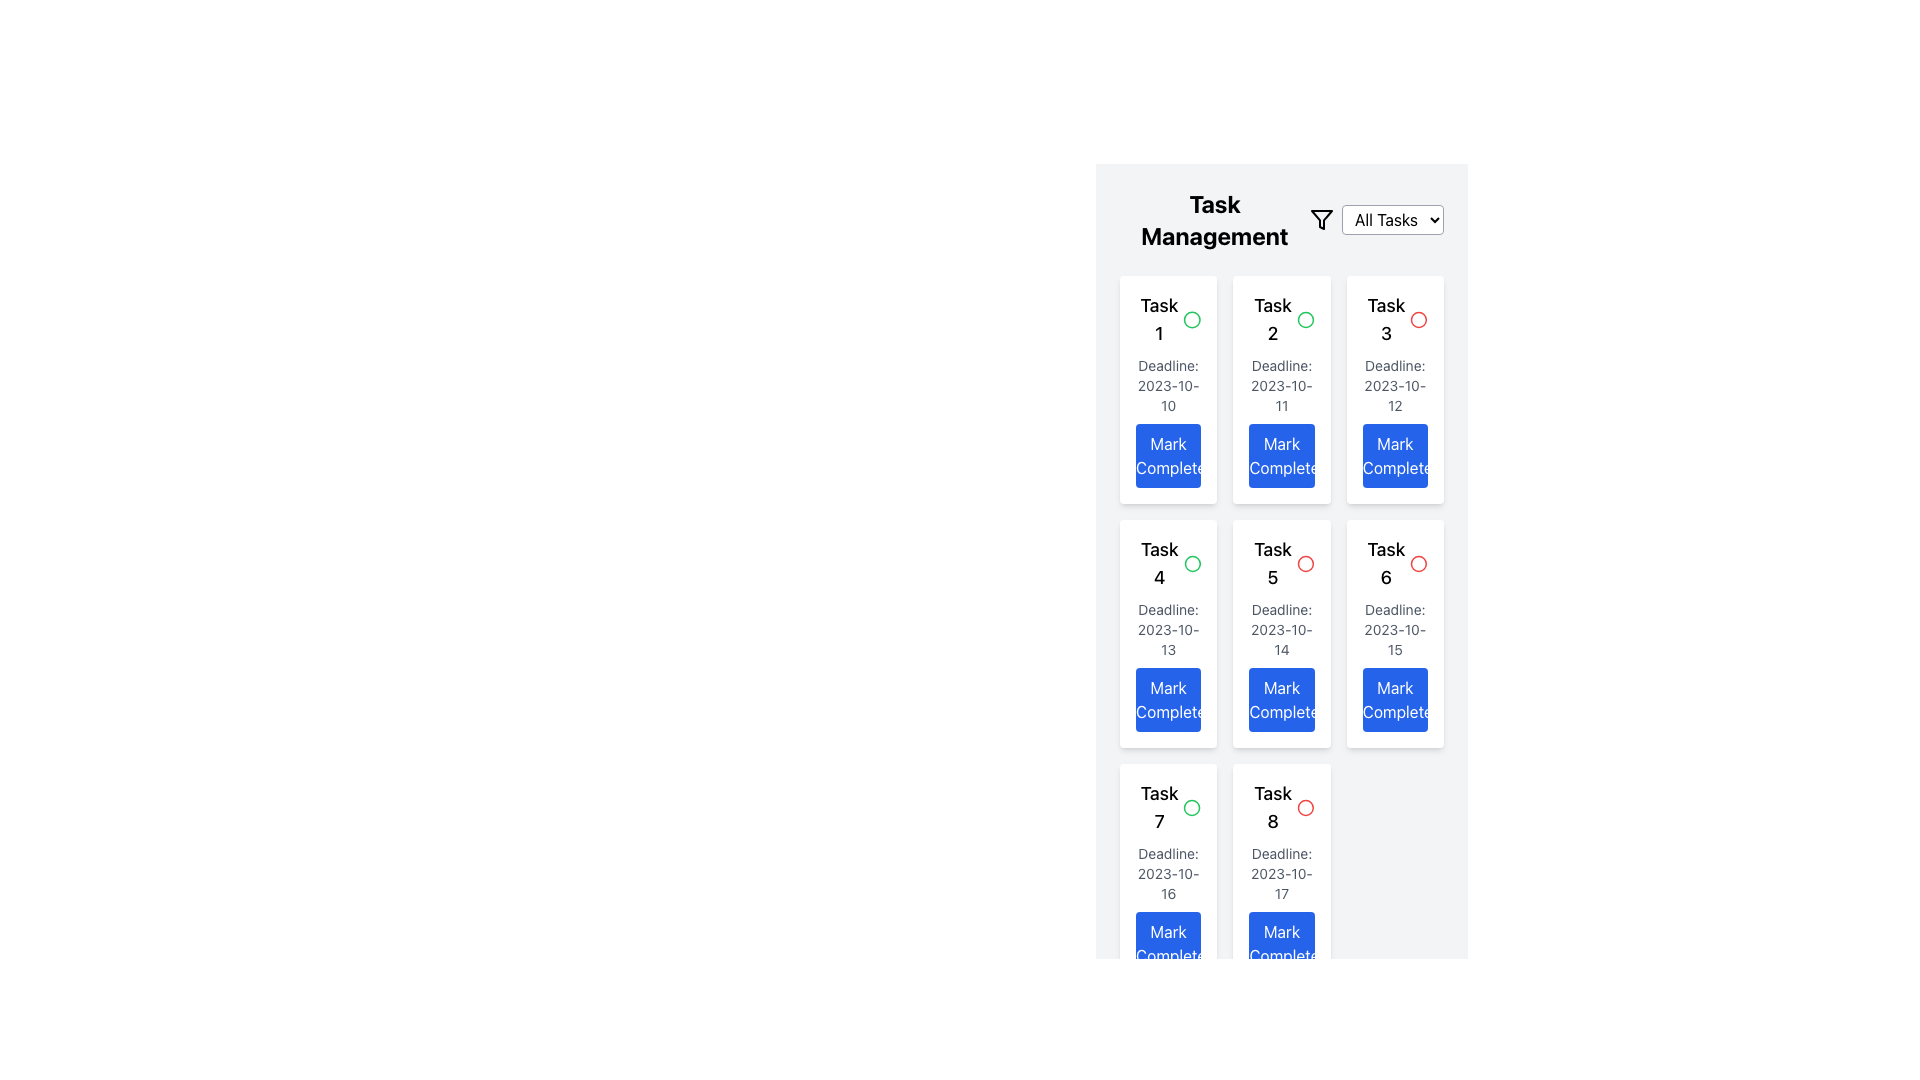 The image size is (1920, 1080). What do you see at coordinates (1305, 319) in the screenshot?
I see `the circular green outlined Status Indicator located next to the title of Task 1 in the task management interface` at bounding box center [1305, 319].